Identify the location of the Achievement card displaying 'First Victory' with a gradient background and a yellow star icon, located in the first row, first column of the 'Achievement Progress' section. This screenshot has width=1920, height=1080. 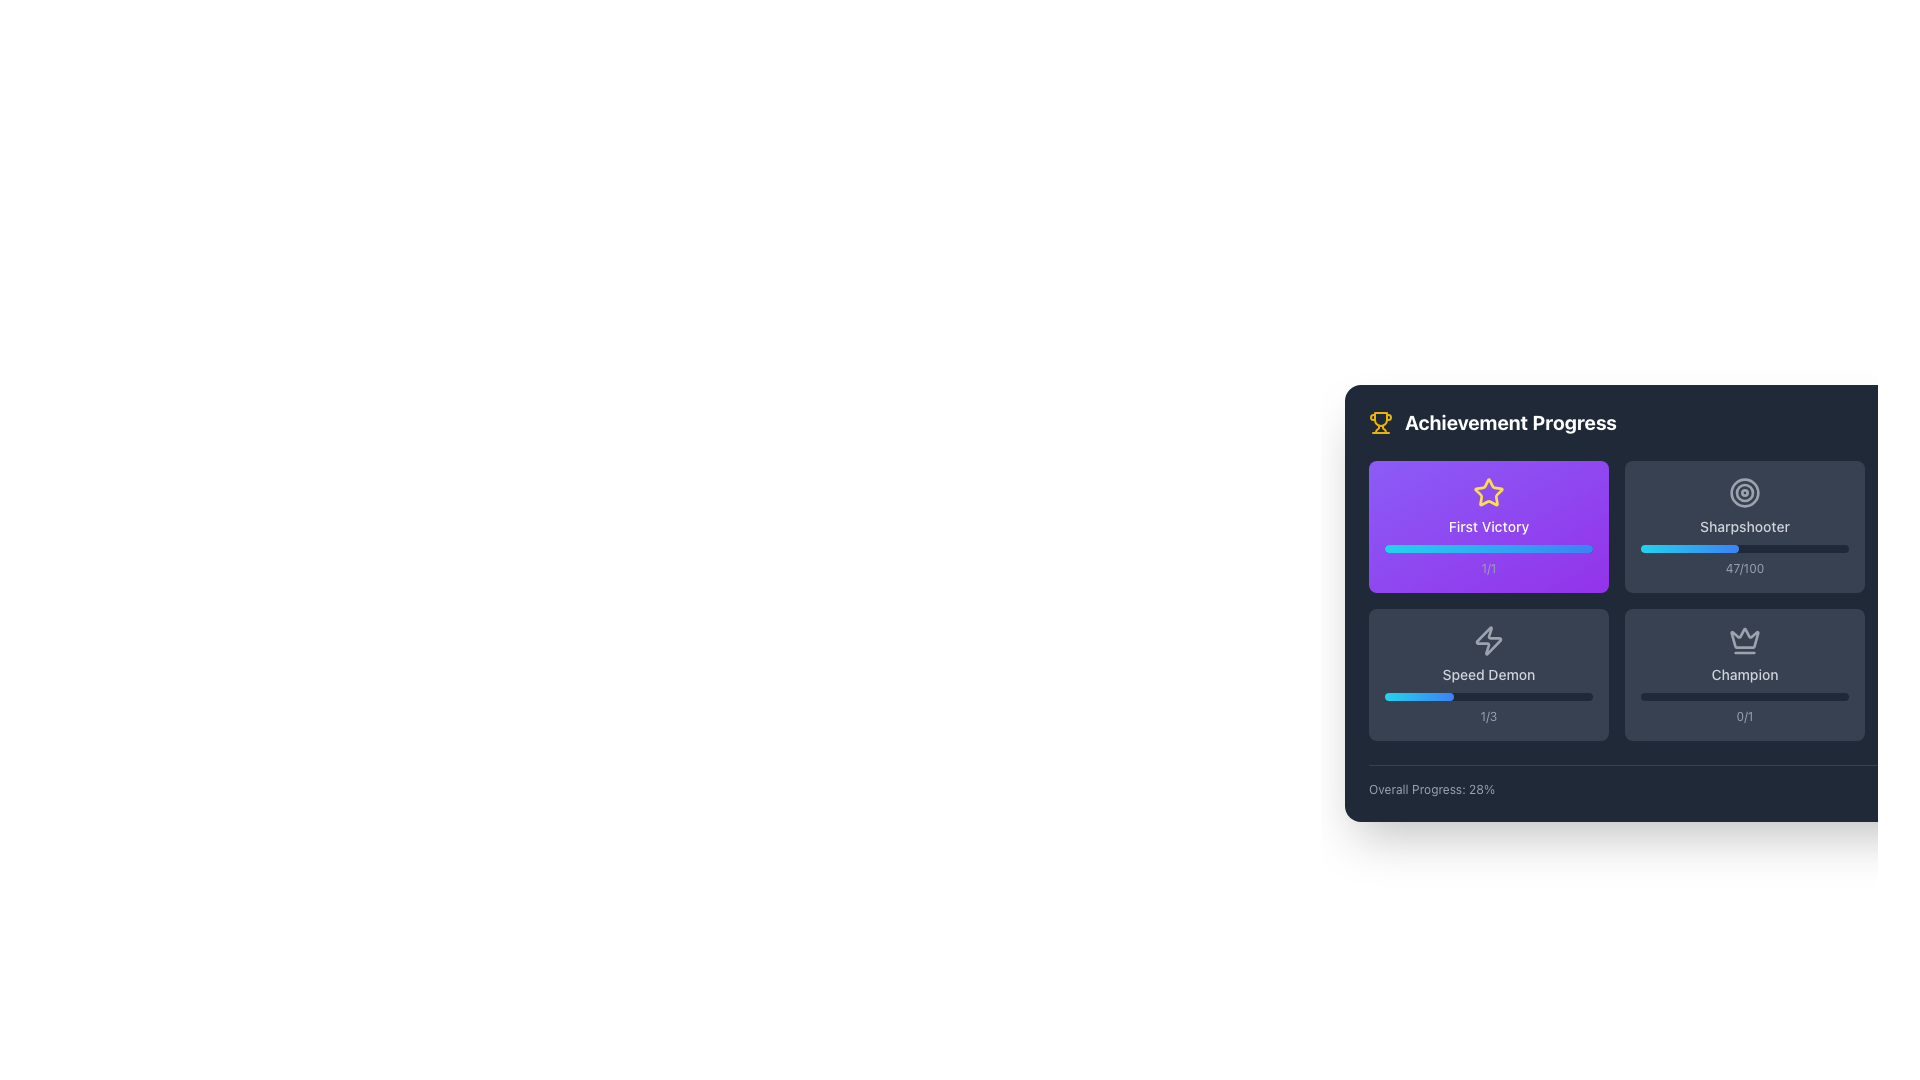
(1488, 526).